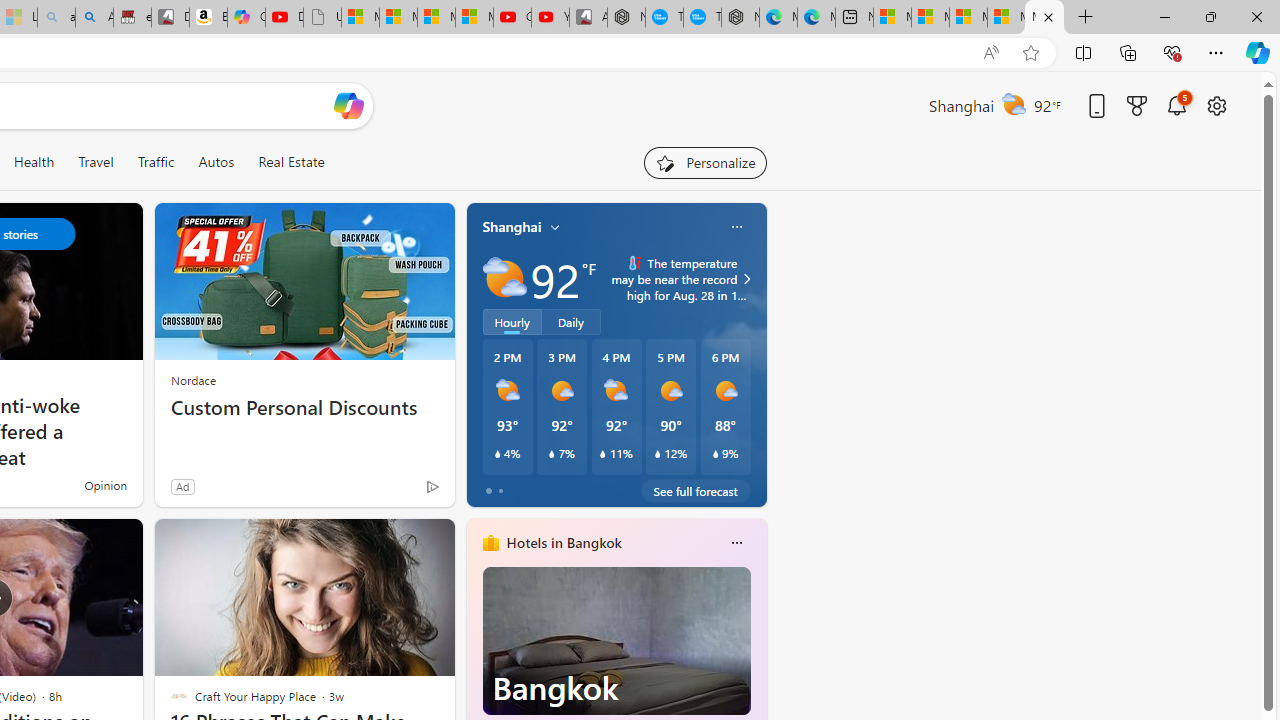 Image resolution: width=1280 pixels, height=720 pixels. Describe the element at coordinates (1137, 105) in the screenshot. I see `'Microsoft rewards'` at that location.